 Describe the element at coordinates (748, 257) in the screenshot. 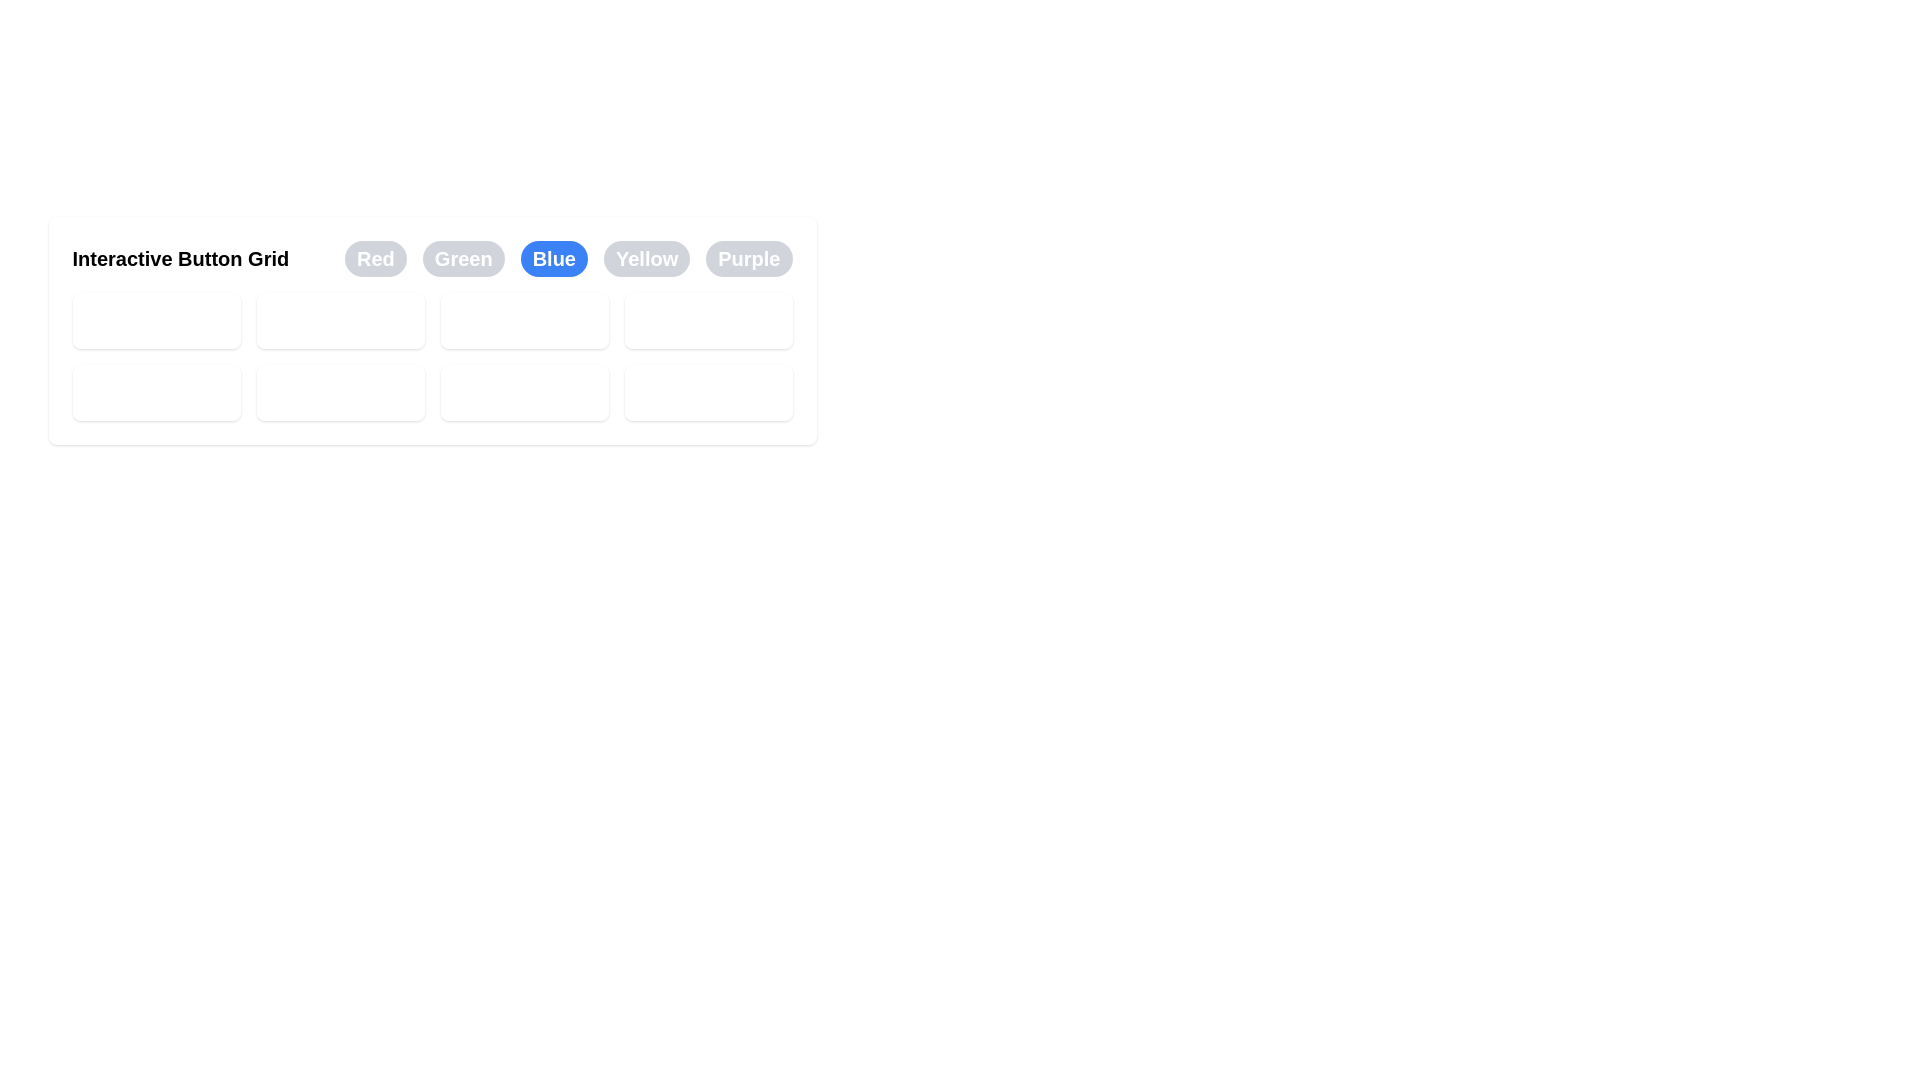

I see `the rounded button labeled 'Purple'` at that location.